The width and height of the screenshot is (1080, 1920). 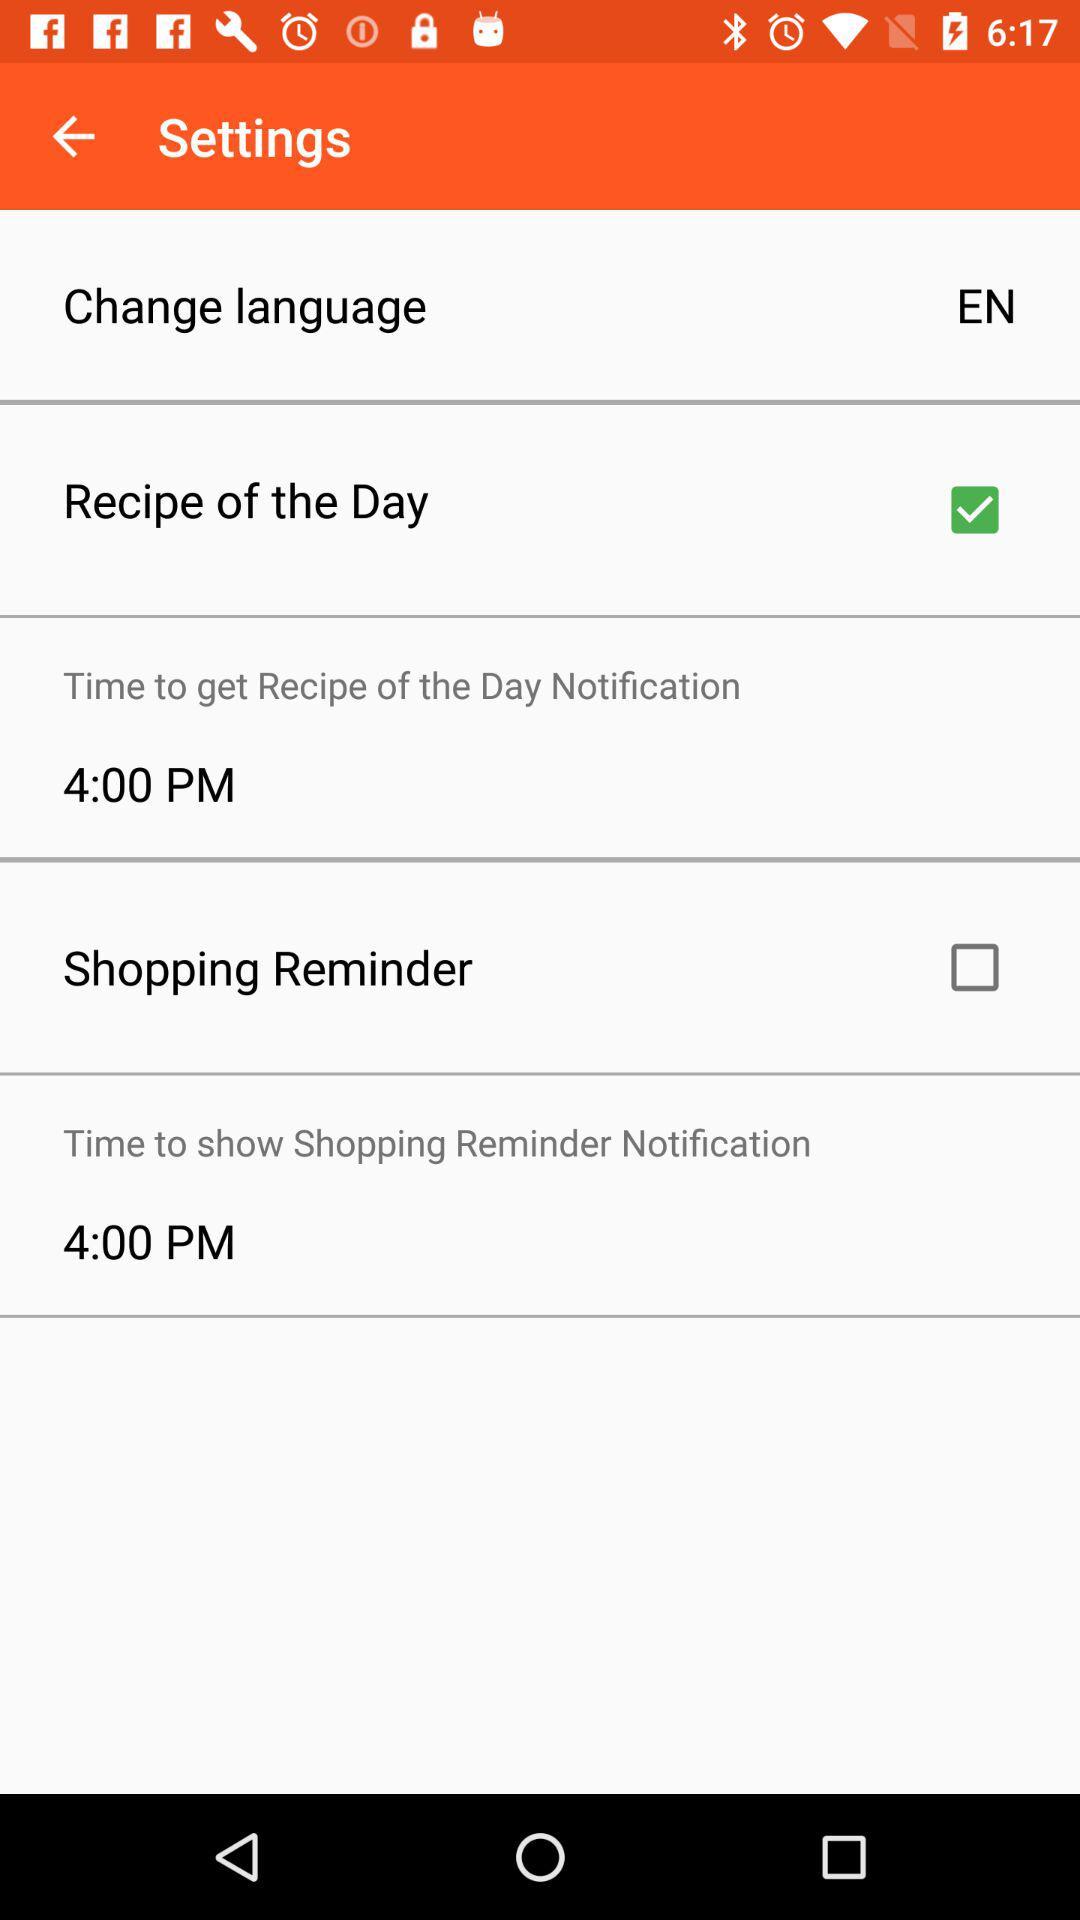 What do you see at coordinates (72, 135) in the screenshot?
I see `the icon next to the settings icon` at bounding box center [72, 135].